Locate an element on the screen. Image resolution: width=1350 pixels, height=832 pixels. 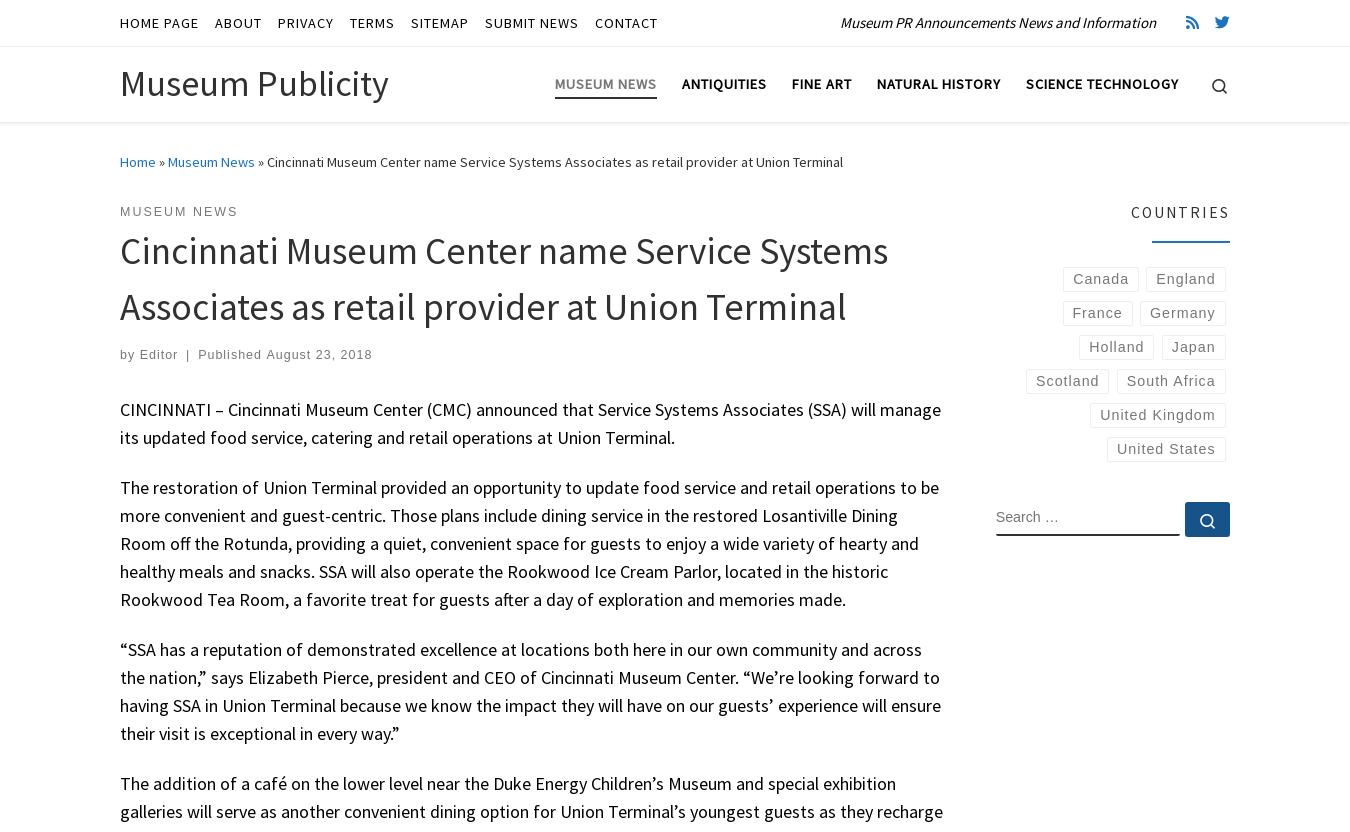
'United States' is located at coordinates (1164, 449).